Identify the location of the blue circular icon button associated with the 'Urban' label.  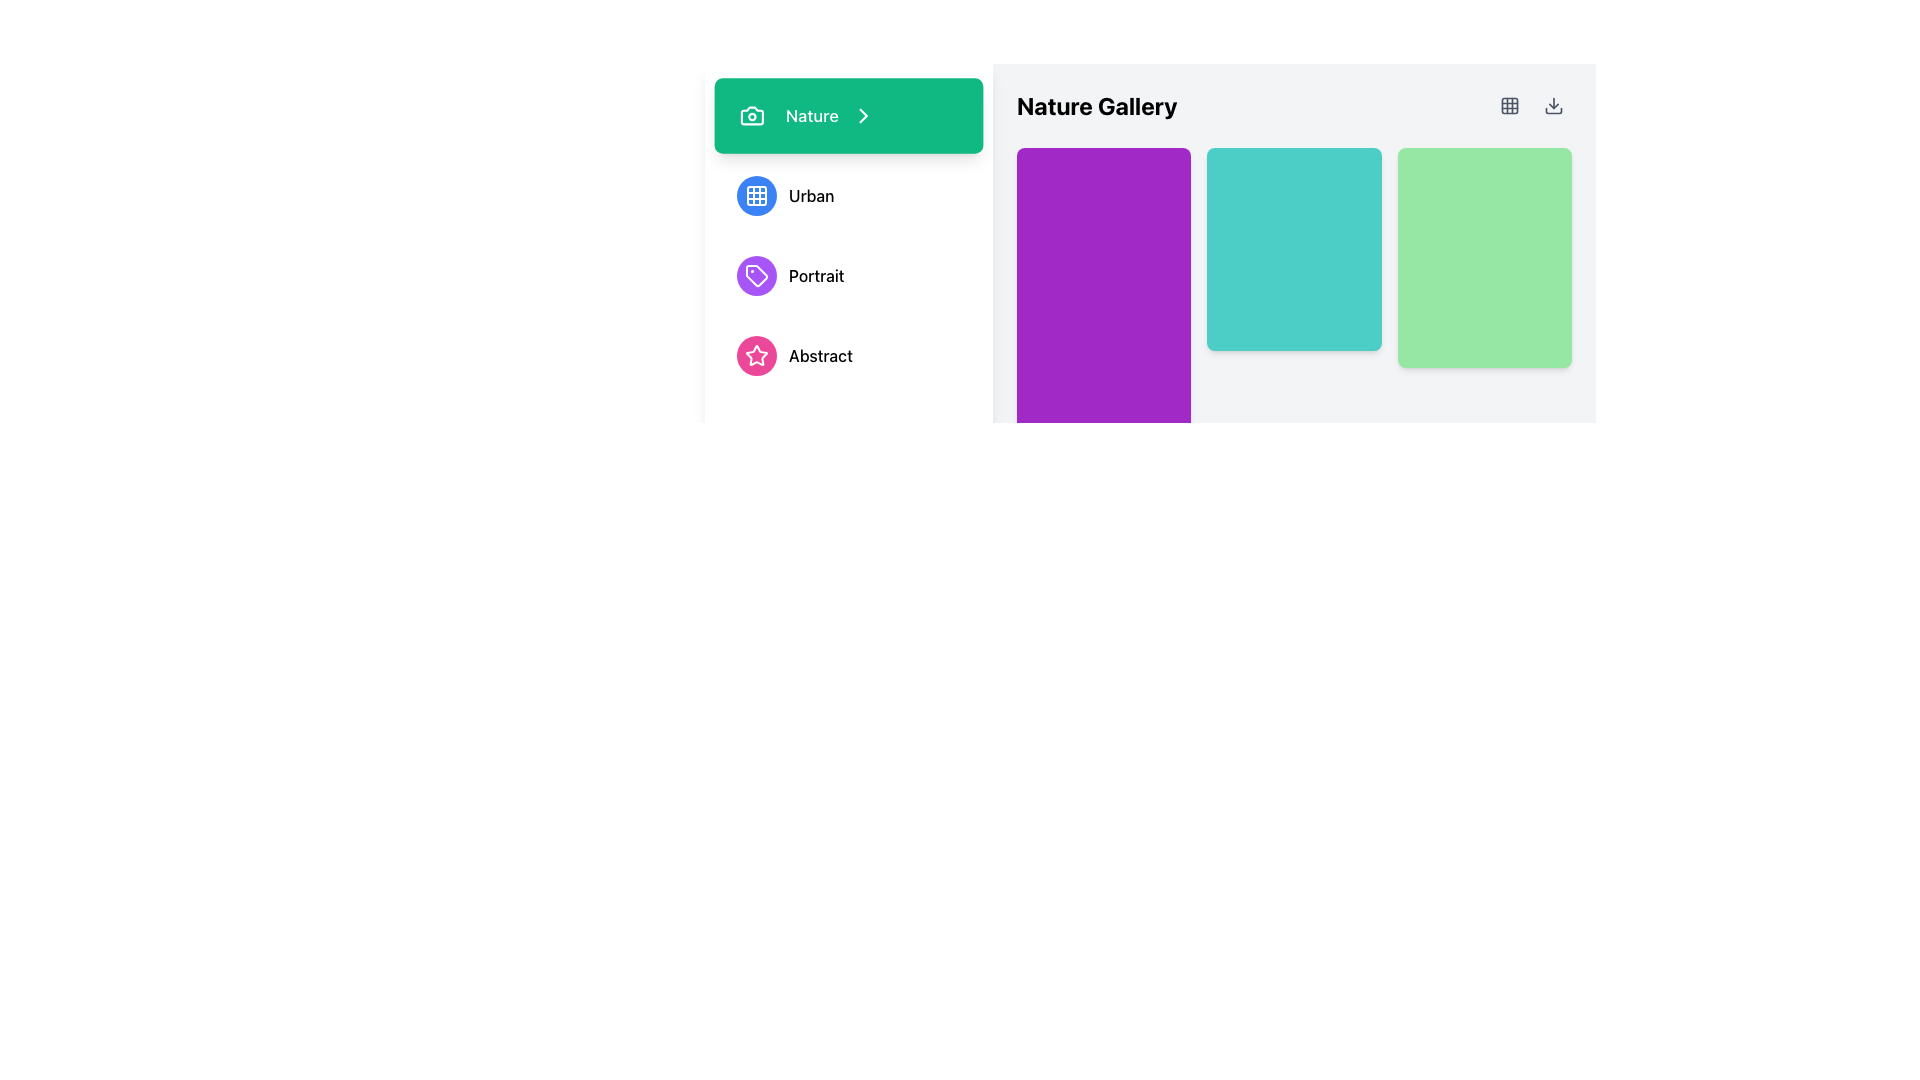
(756, 196).